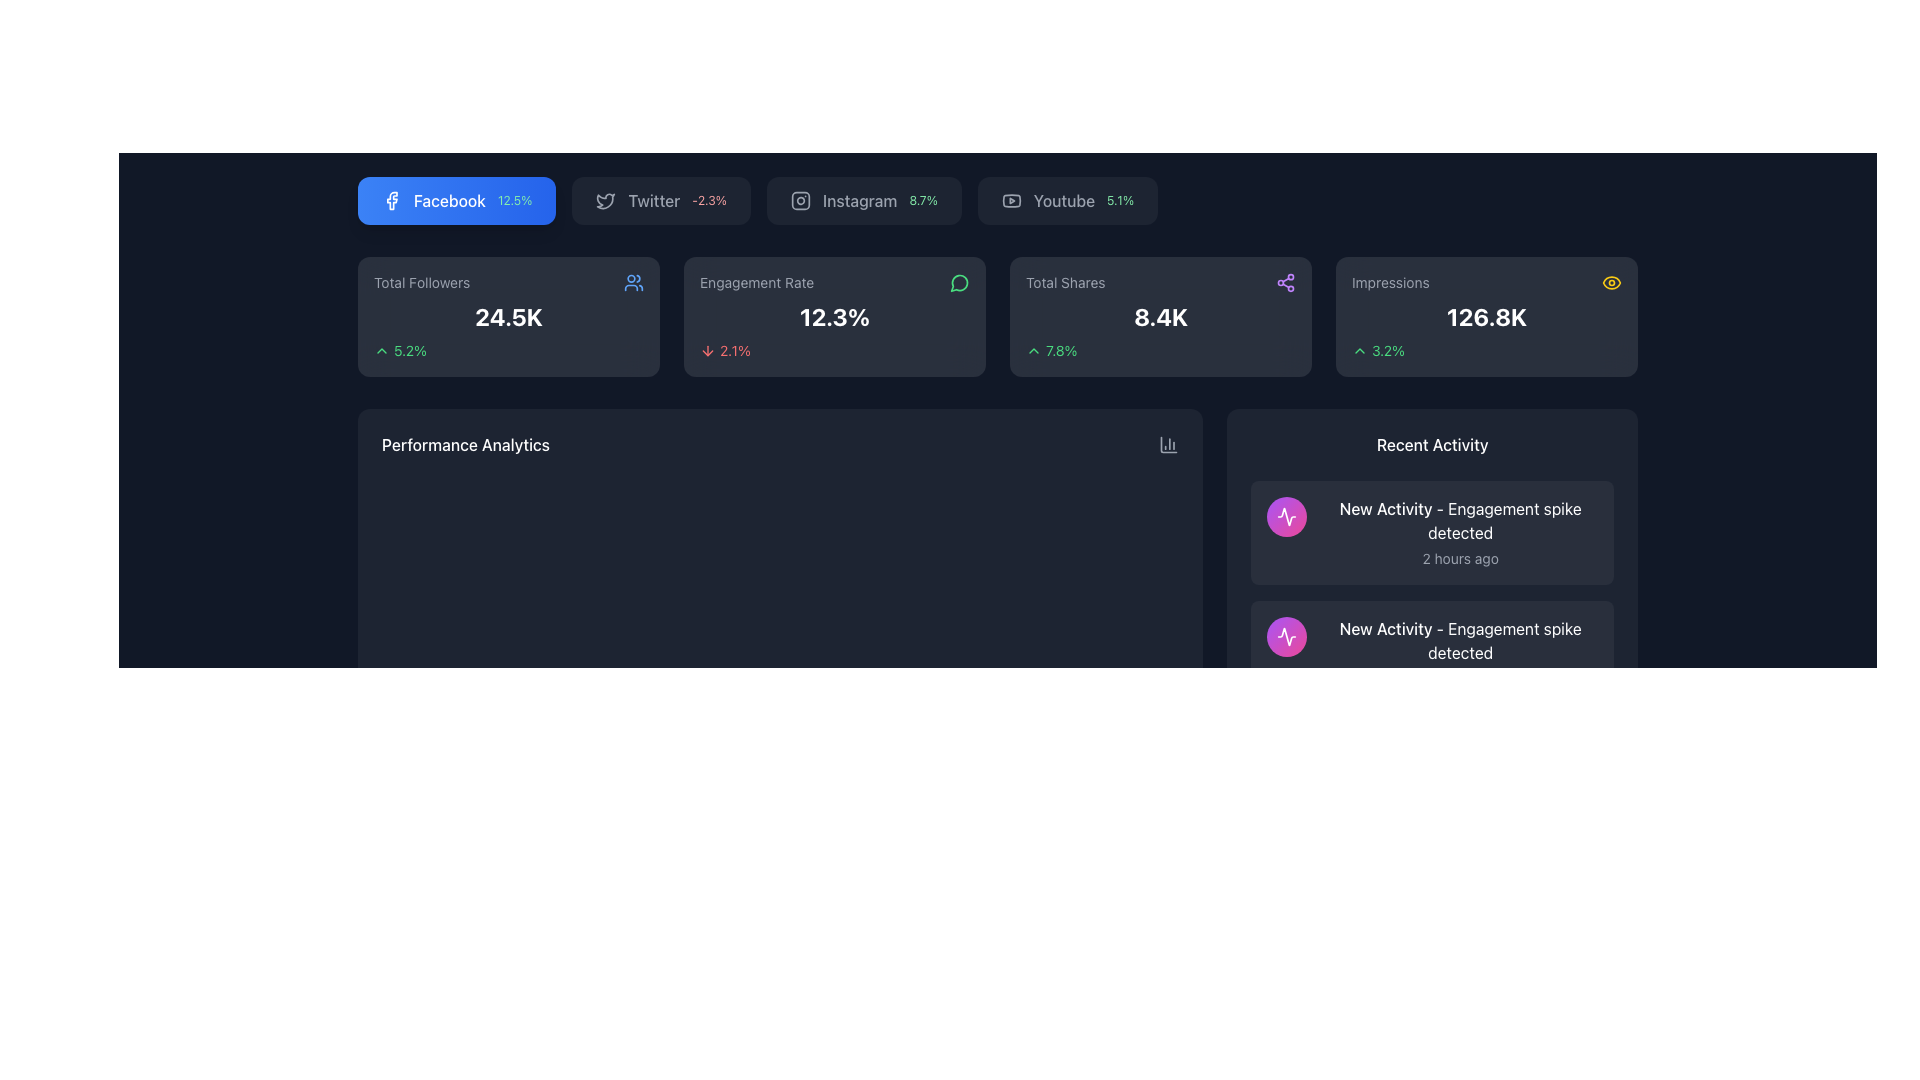 This screenshot has width=1920, height=1080. What do you see at coordinates (1287, 515) in the screenshot?
I see `the zigzagged waveform icon located in the 'Recent Activity' section of the lower notification card` at bounding box center [1287, 515].